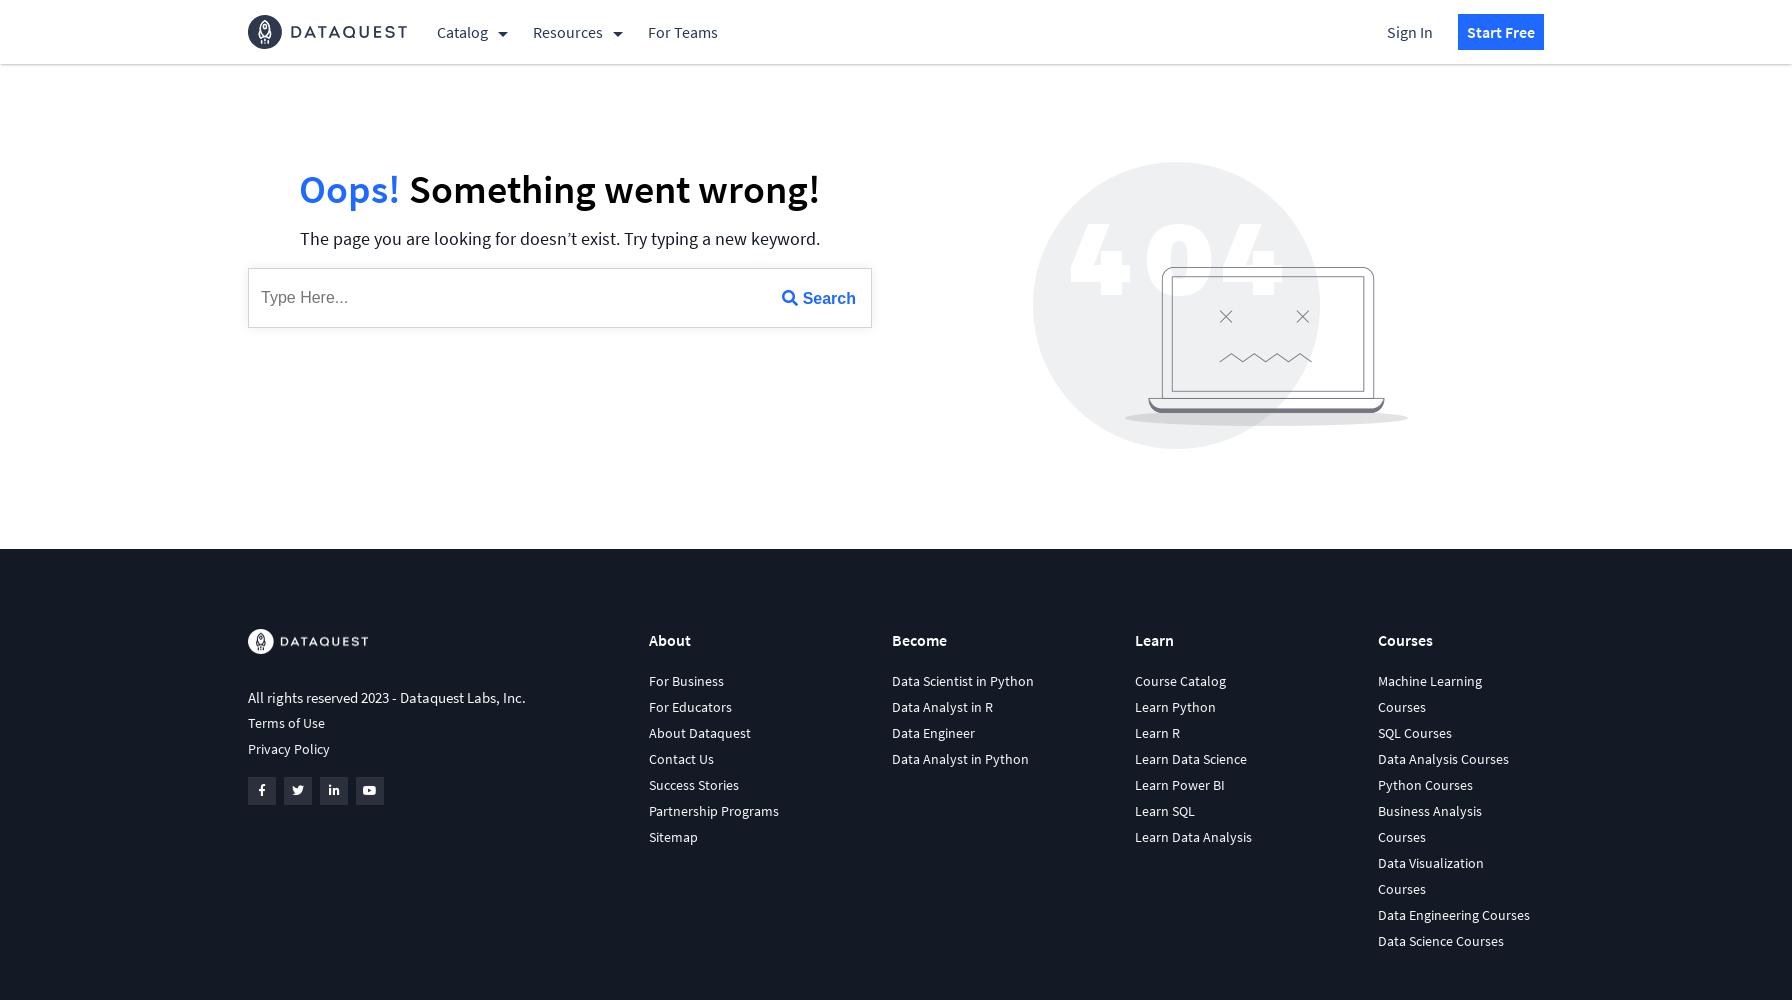 The height and width of the screenshot is (1000, 1792). I want to click on 'Success Stories', so click(692, 785).